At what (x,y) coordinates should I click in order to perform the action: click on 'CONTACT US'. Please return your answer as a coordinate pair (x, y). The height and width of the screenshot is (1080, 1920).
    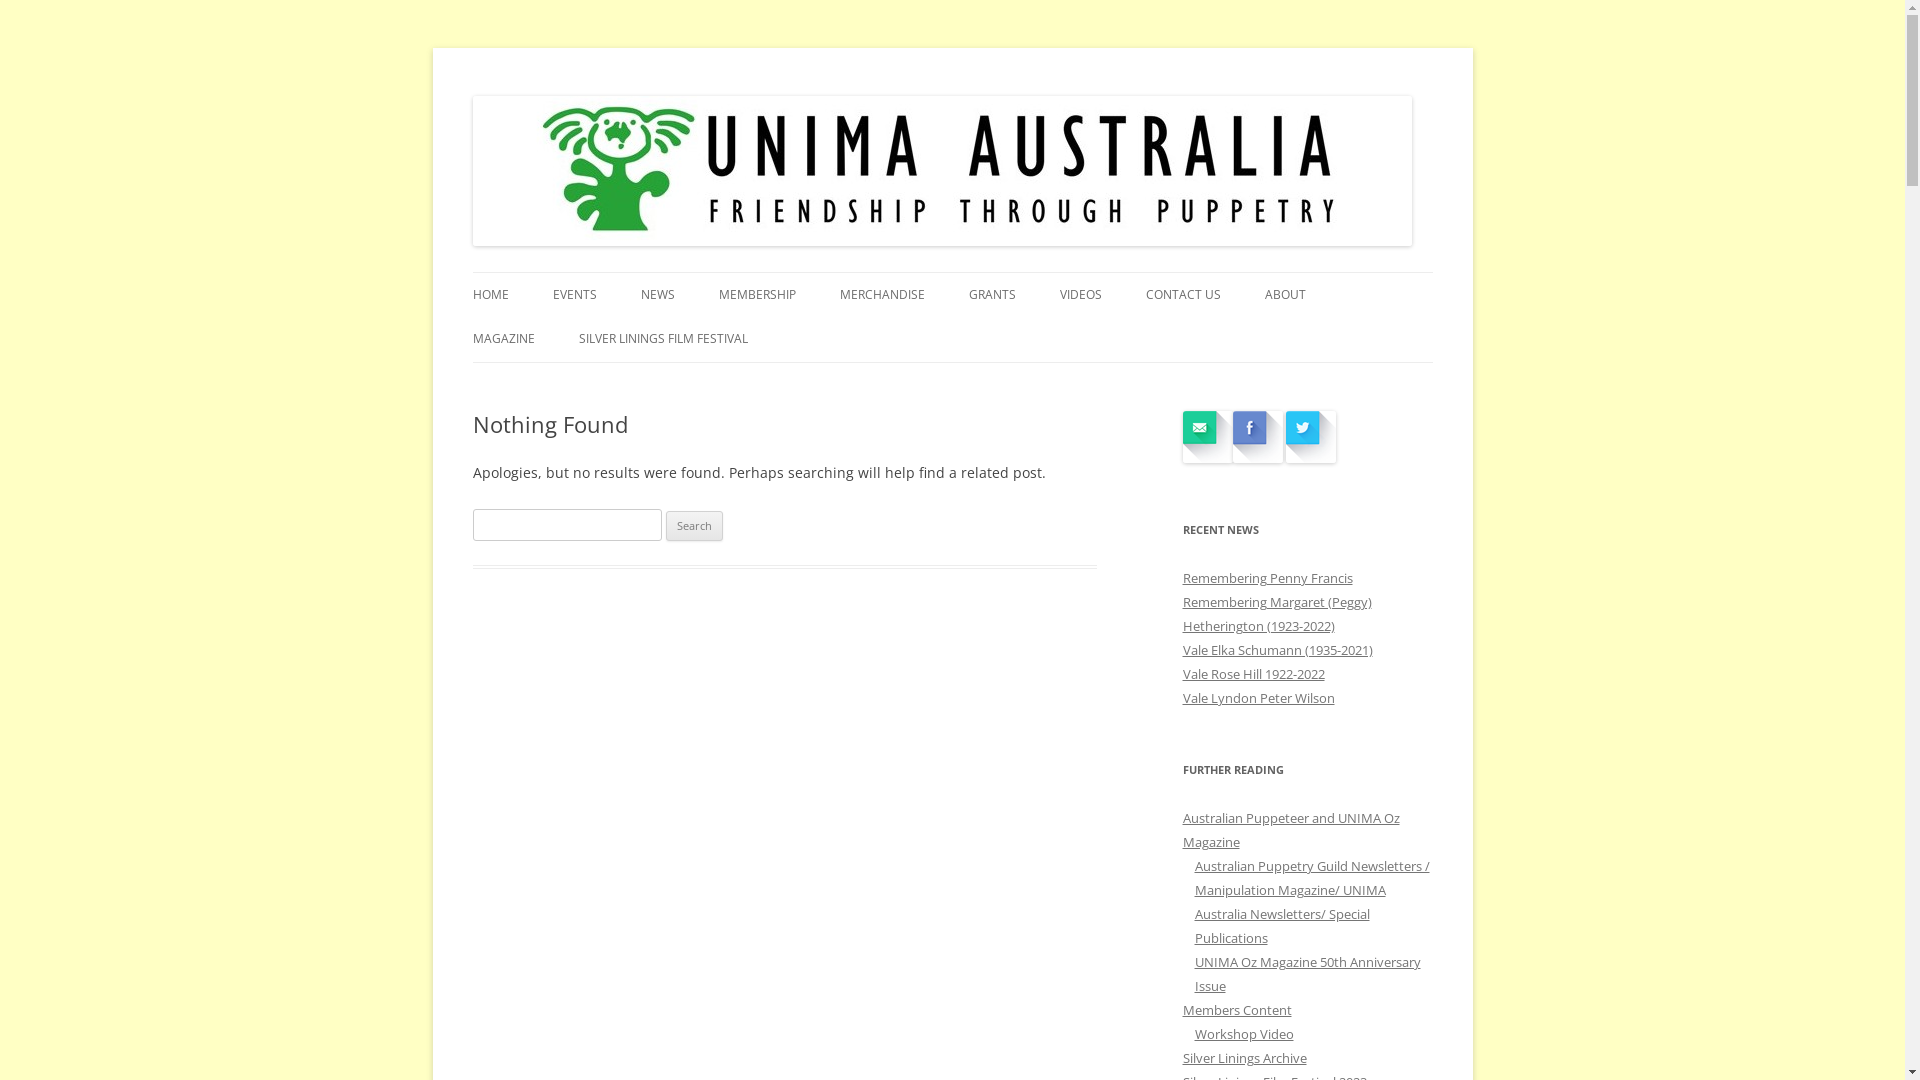
    Looking at the image, I should click on (1183, 294).